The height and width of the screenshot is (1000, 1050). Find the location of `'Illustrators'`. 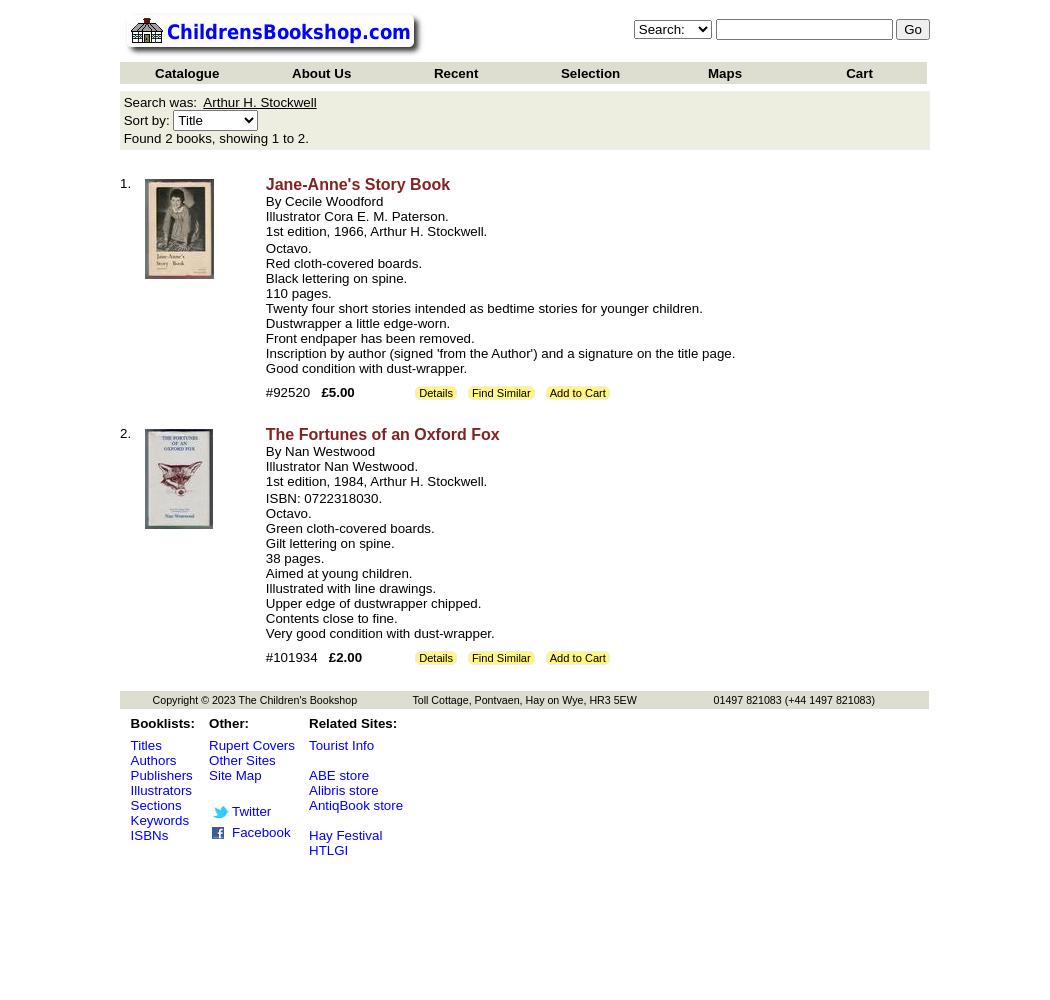

'Illustrators' is located at coordinates (160, 790).